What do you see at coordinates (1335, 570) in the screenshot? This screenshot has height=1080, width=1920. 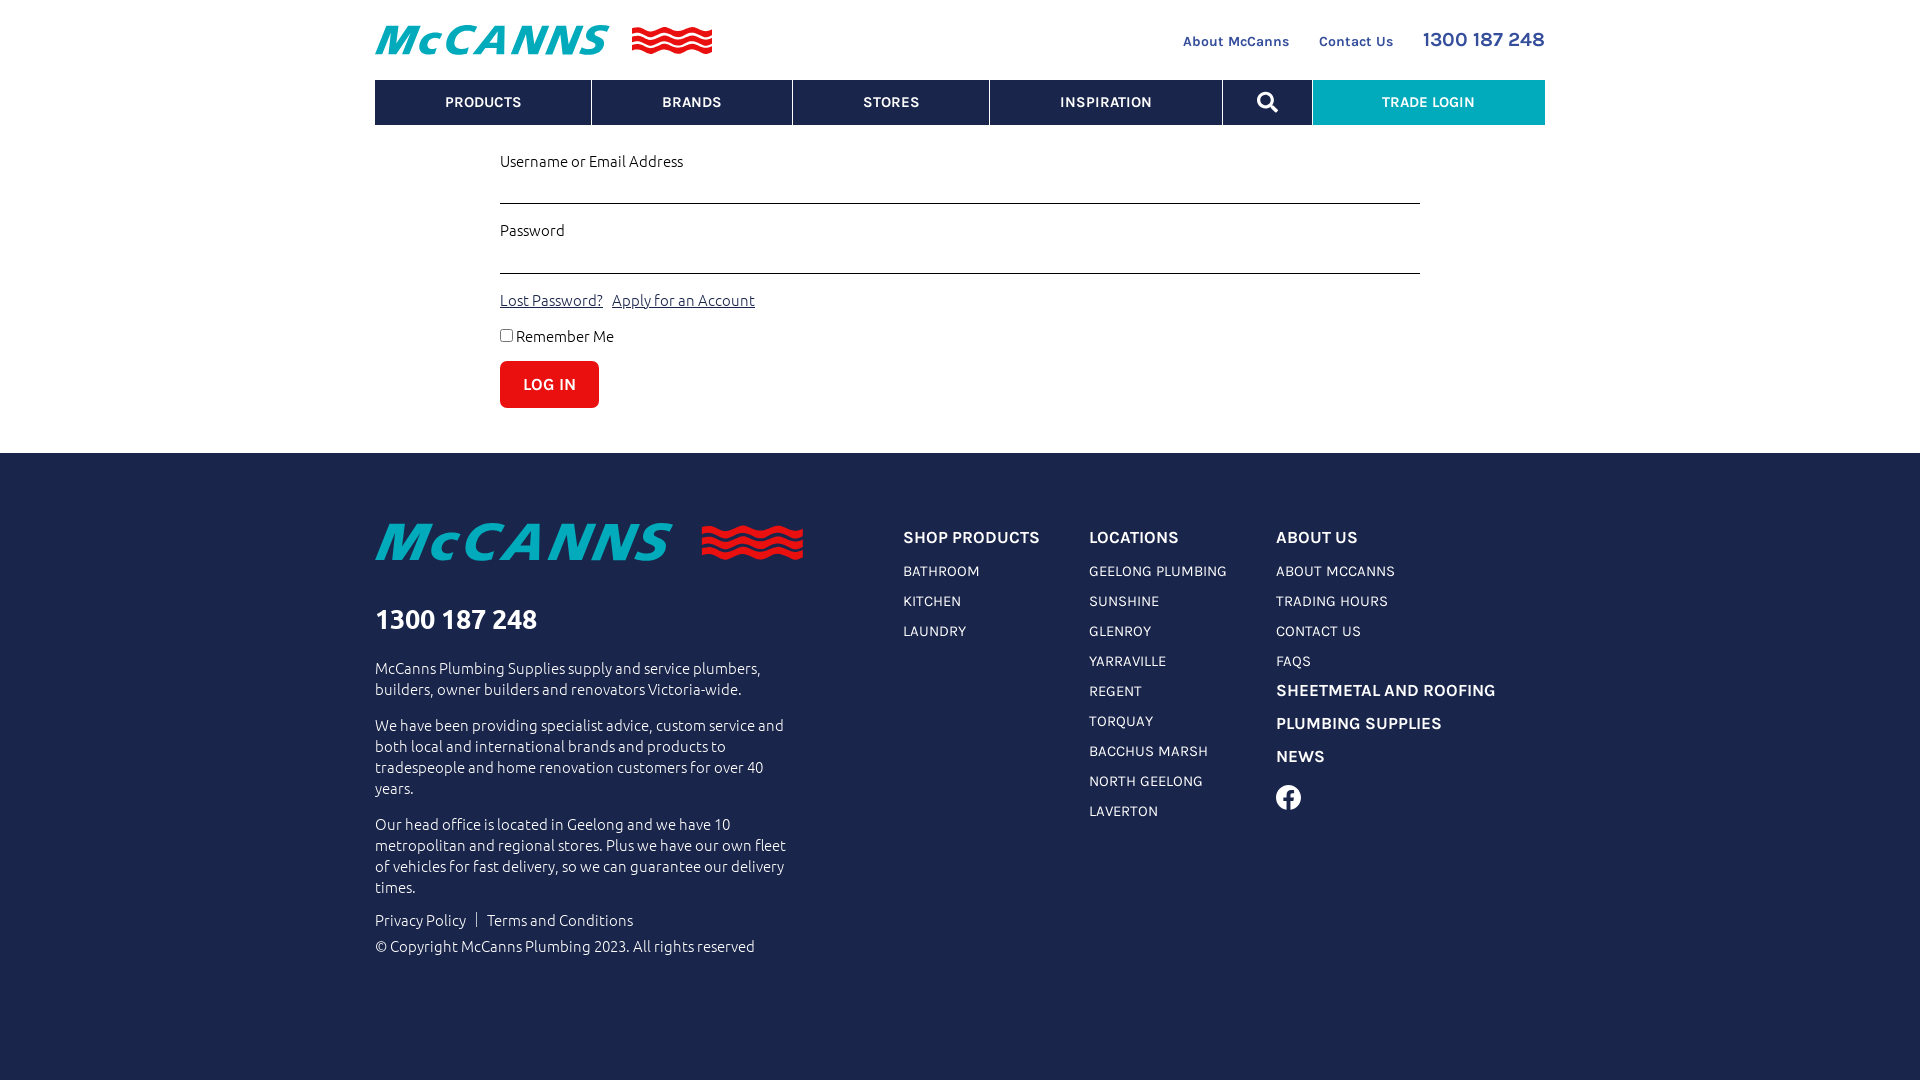 I see `'ABOUT MCCANNS'` at bounding box center [1335, 570].